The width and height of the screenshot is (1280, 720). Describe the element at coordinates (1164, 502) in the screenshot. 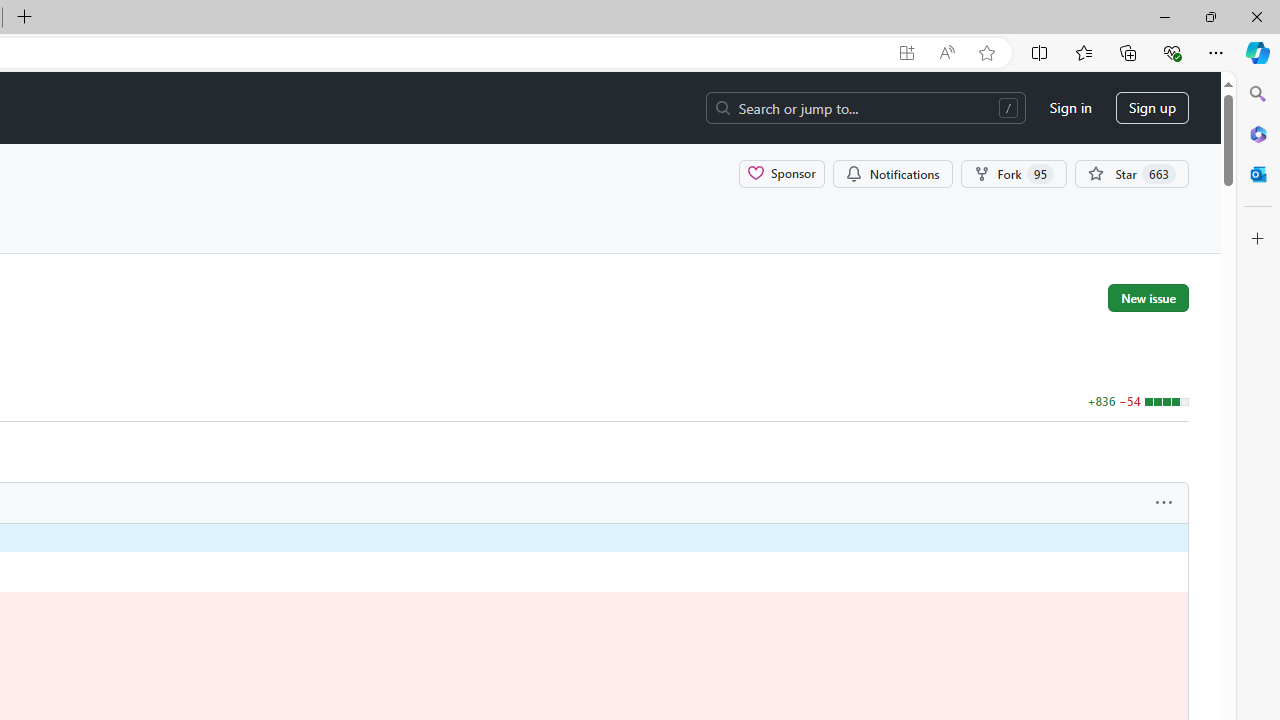

I see `'Show options'` at that location.